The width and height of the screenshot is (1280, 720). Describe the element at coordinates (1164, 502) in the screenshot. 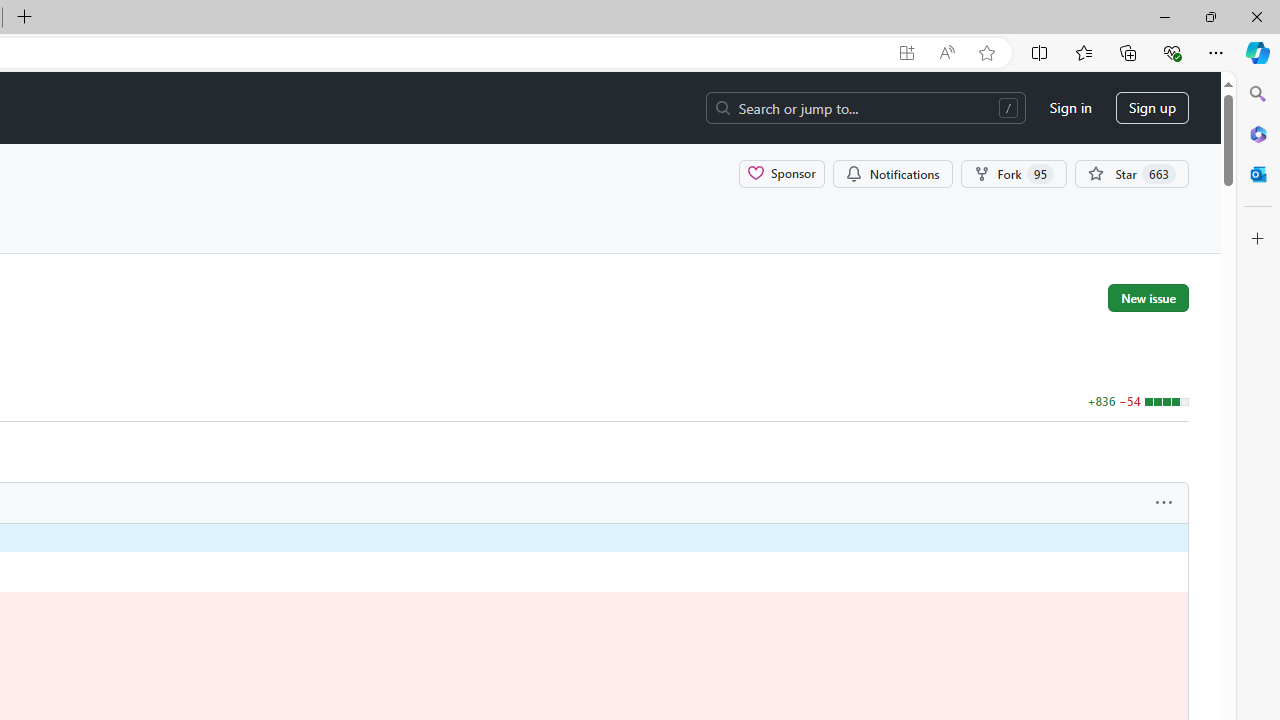

I see `'Show options'` at that location.